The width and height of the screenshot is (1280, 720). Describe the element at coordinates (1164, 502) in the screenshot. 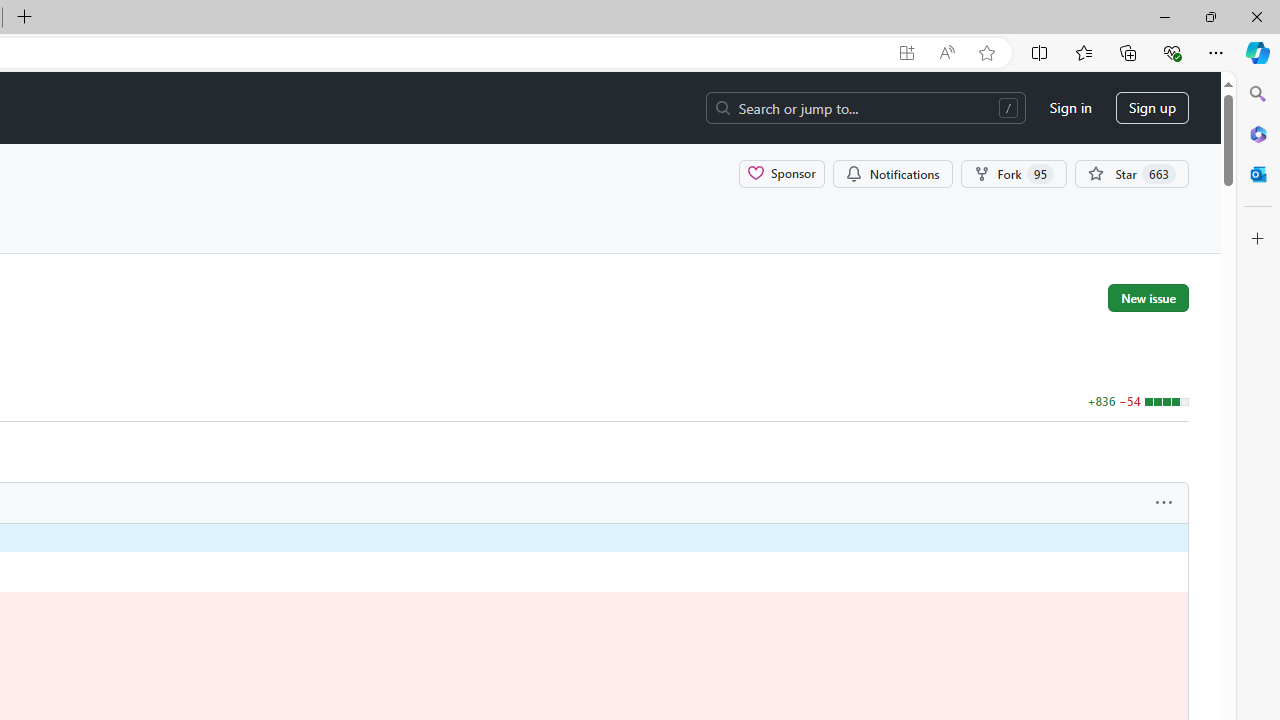

I see `'Show options'` at that location.